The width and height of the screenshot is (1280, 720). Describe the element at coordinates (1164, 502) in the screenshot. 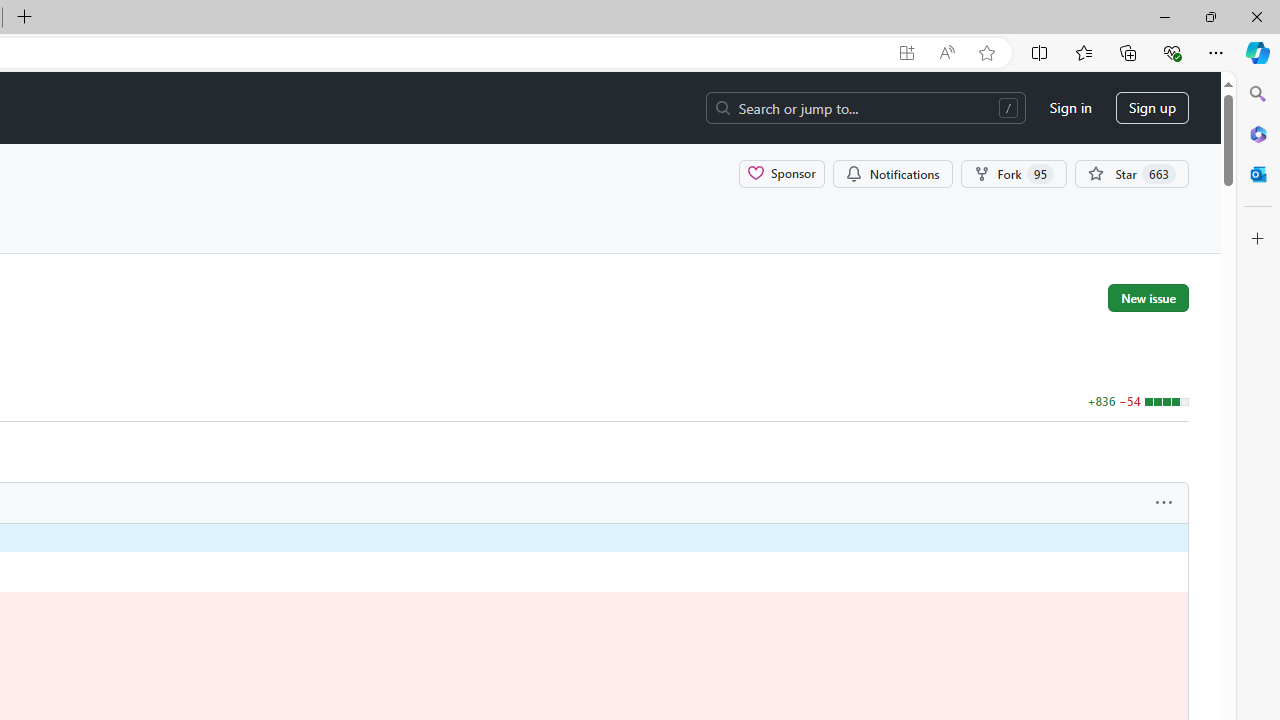

I see `'Show options'` at that location.